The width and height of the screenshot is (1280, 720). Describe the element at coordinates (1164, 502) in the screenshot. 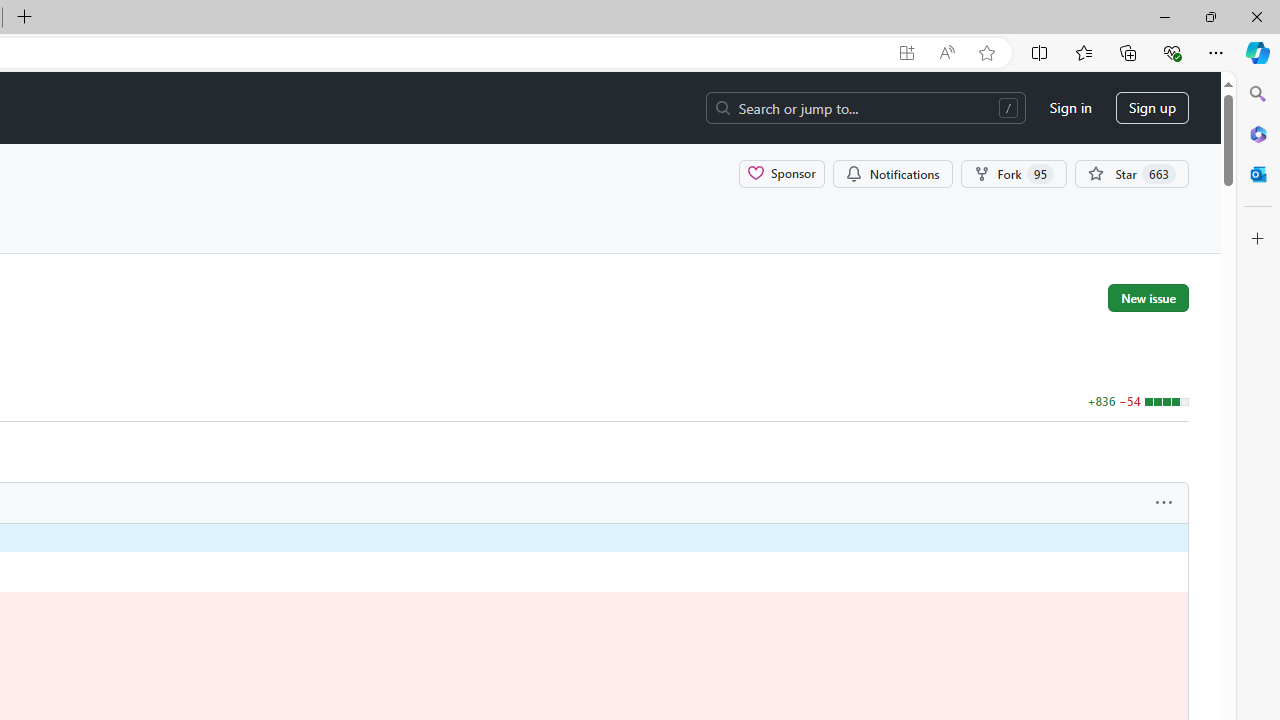

I see `'Show options'` at that location.